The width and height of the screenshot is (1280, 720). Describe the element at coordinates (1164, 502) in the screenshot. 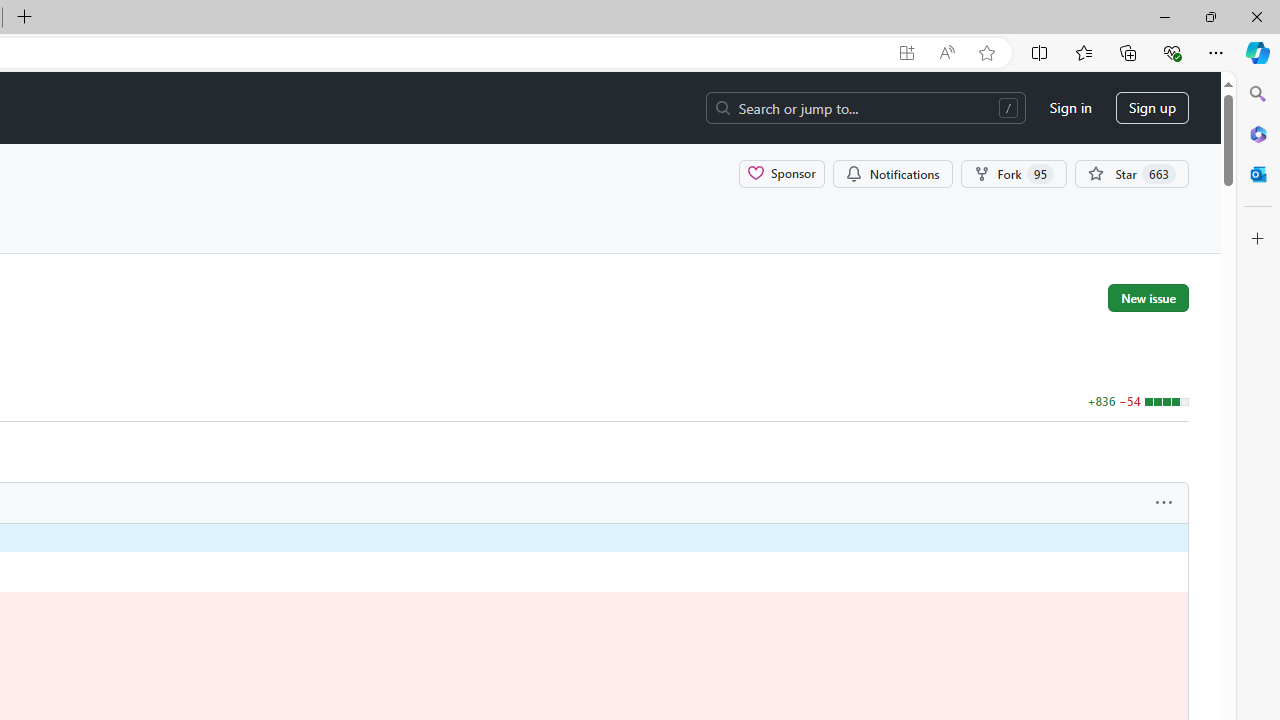

I see `'Show options'` at that location.